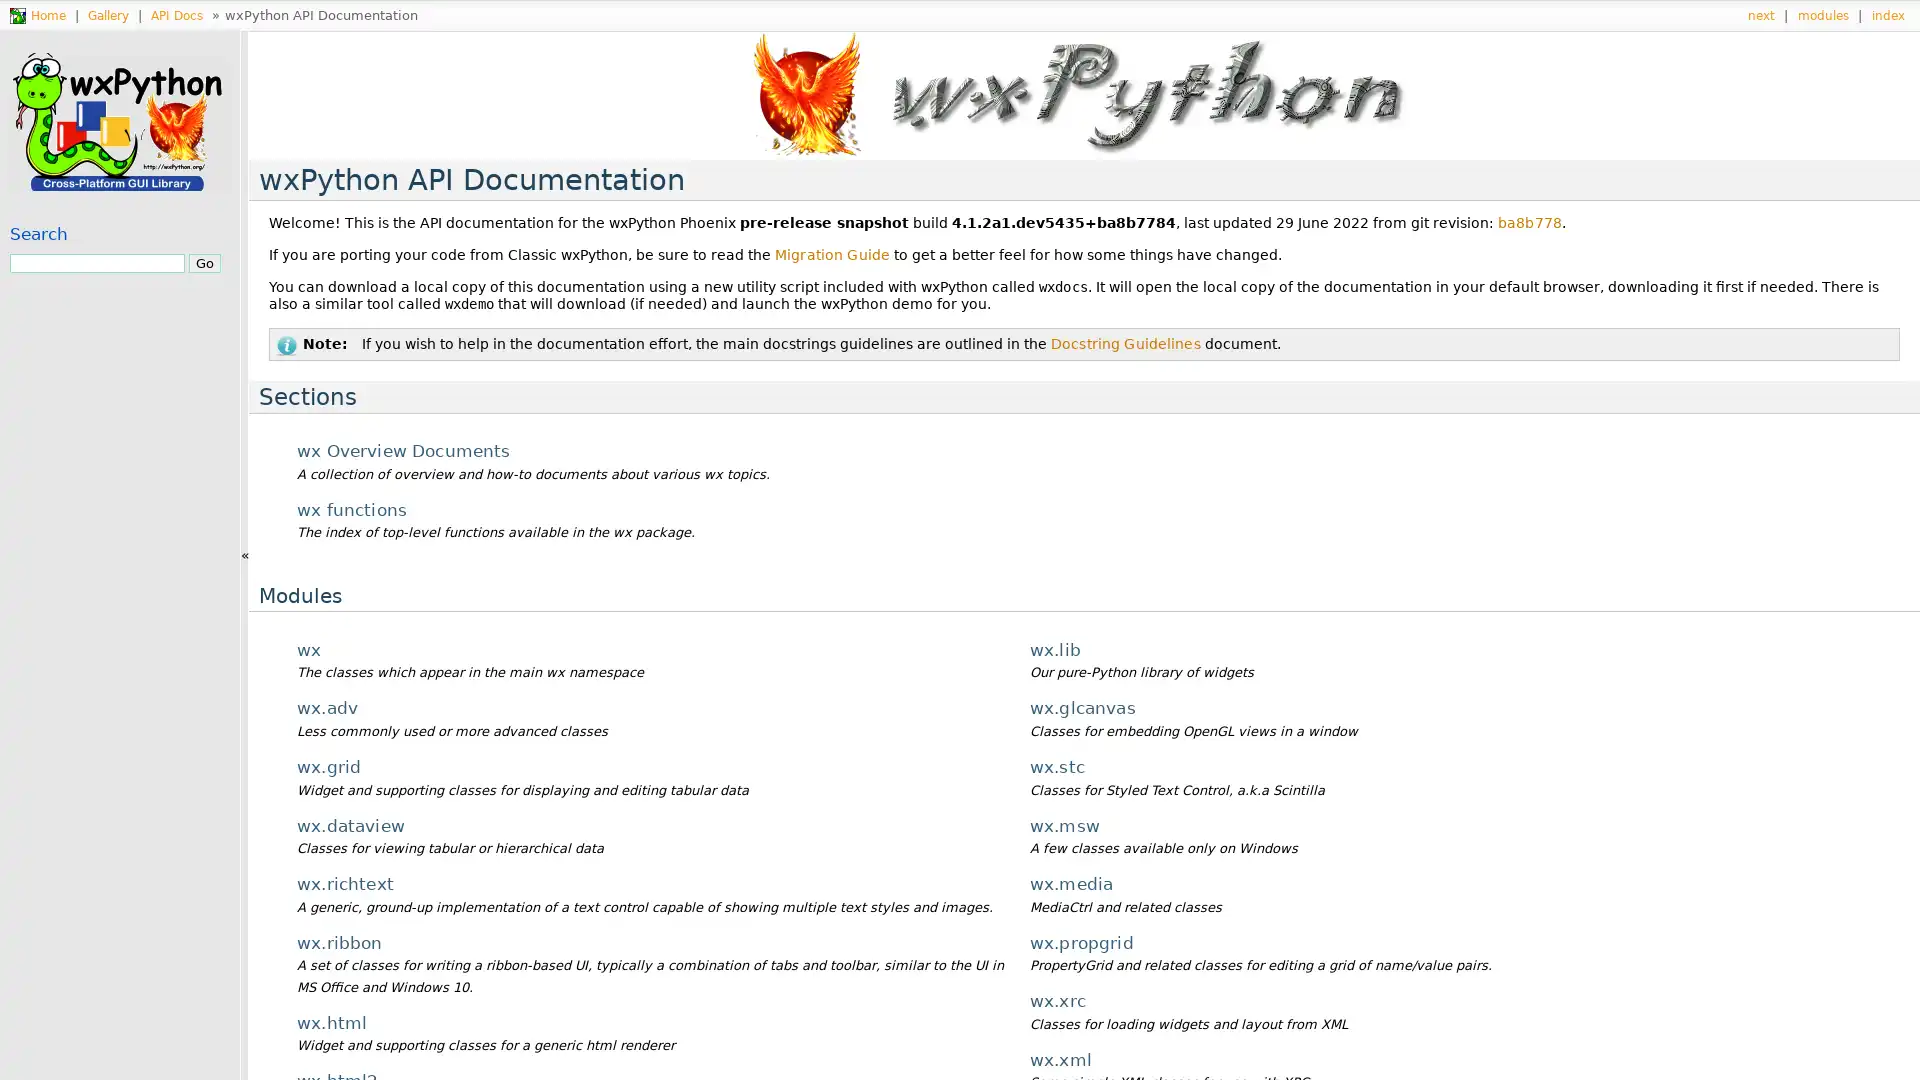  What do you see at coordinates (205, 261) in the screenshot?
I see `Go` at bounding box center [205, 261].